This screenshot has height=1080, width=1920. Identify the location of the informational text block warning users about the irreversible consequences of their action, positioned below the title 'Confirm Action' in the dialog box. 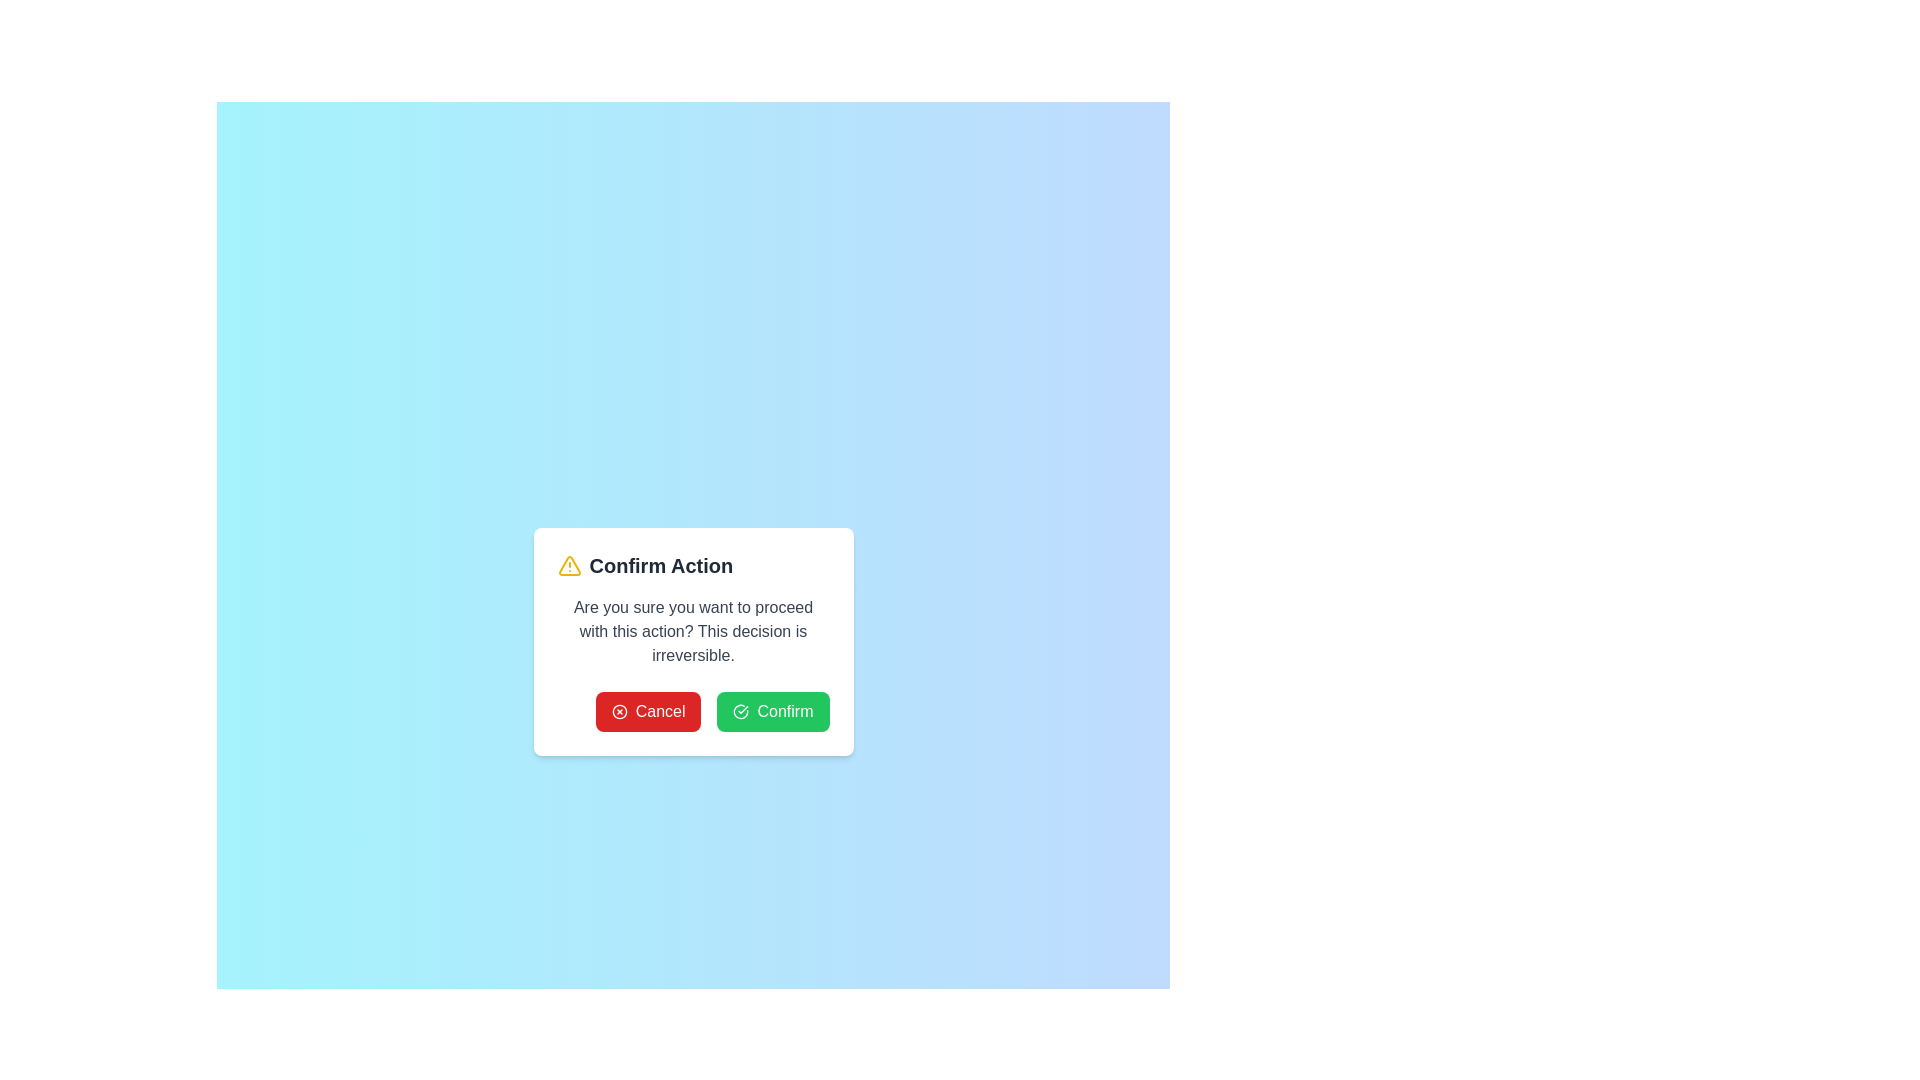
(693, 632).